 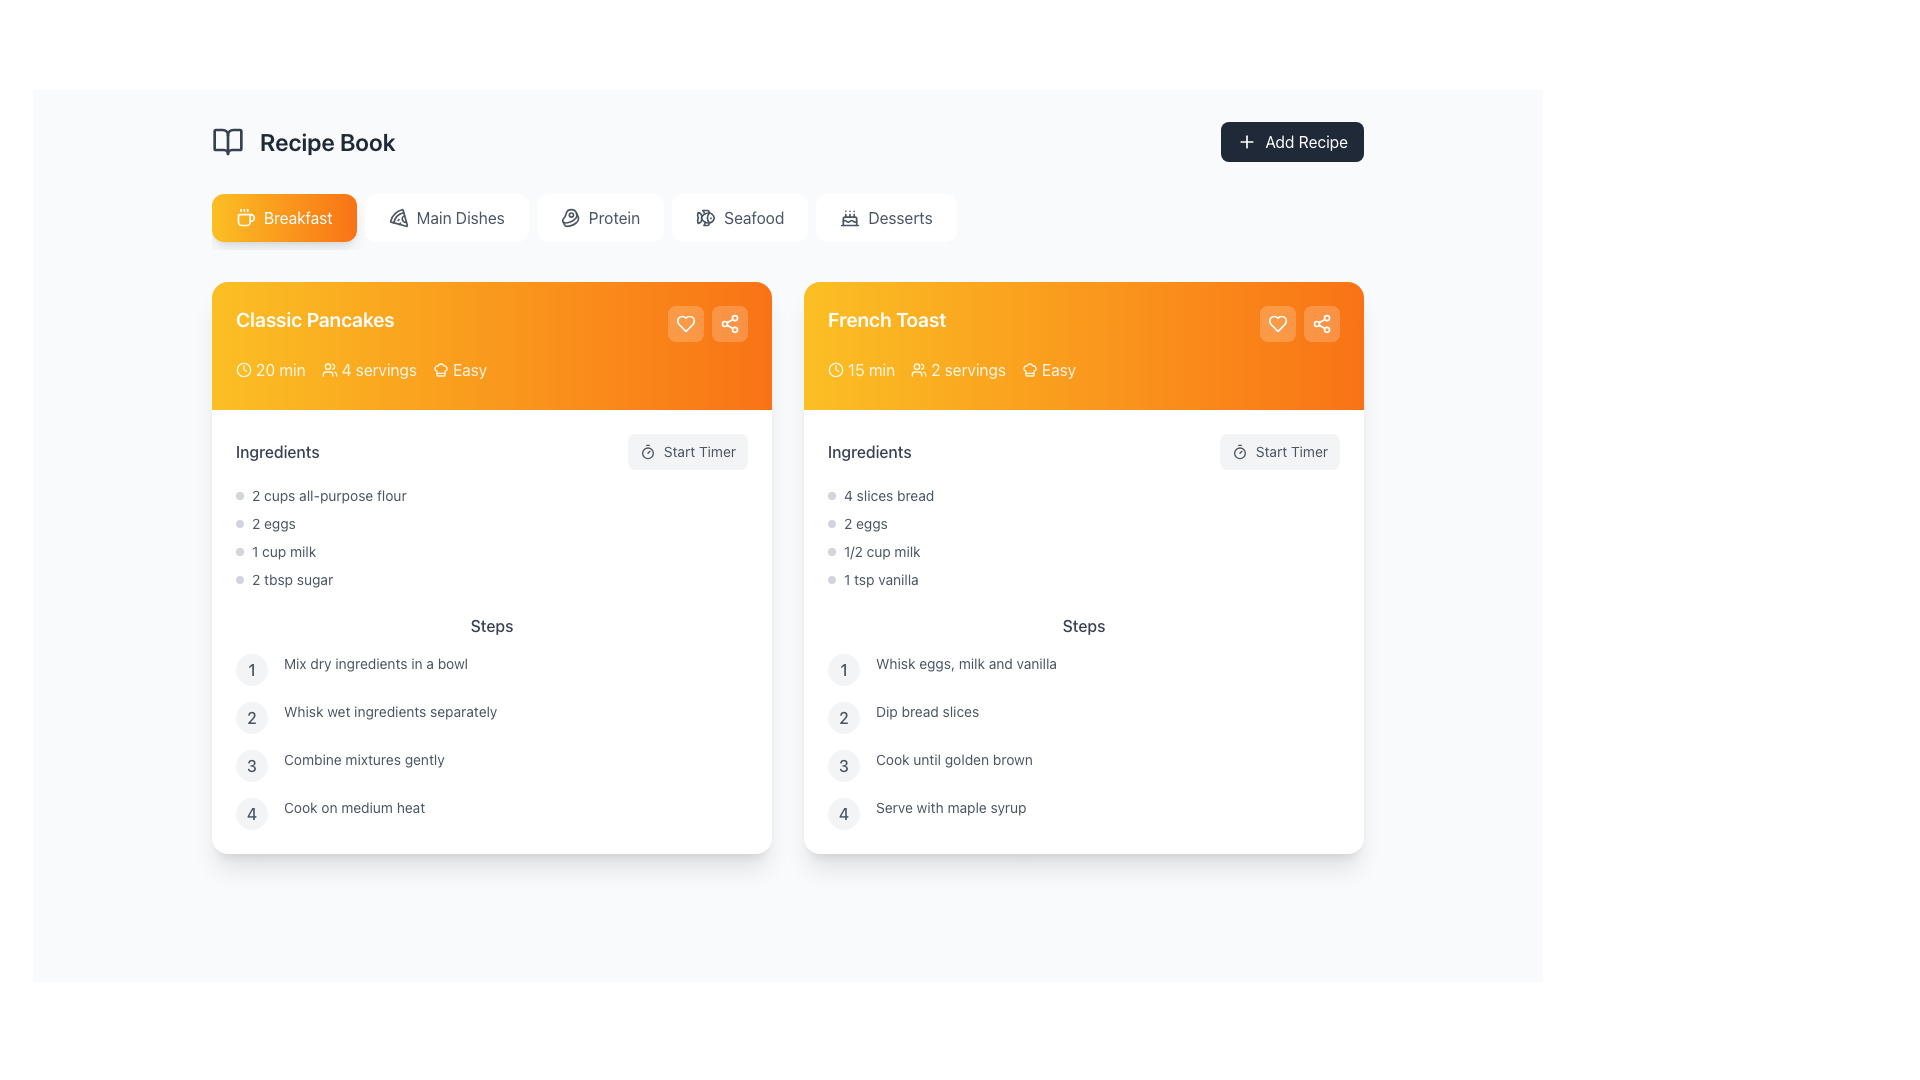 What do you see at coordinates (844, 765) in the screenshot?
I see `the Circular Step Indicator displaying the number '3', located in the 'Steps' section of the 'French Toast' recipe card, which is the third step's number indicator` at bounding box center [844, 765].